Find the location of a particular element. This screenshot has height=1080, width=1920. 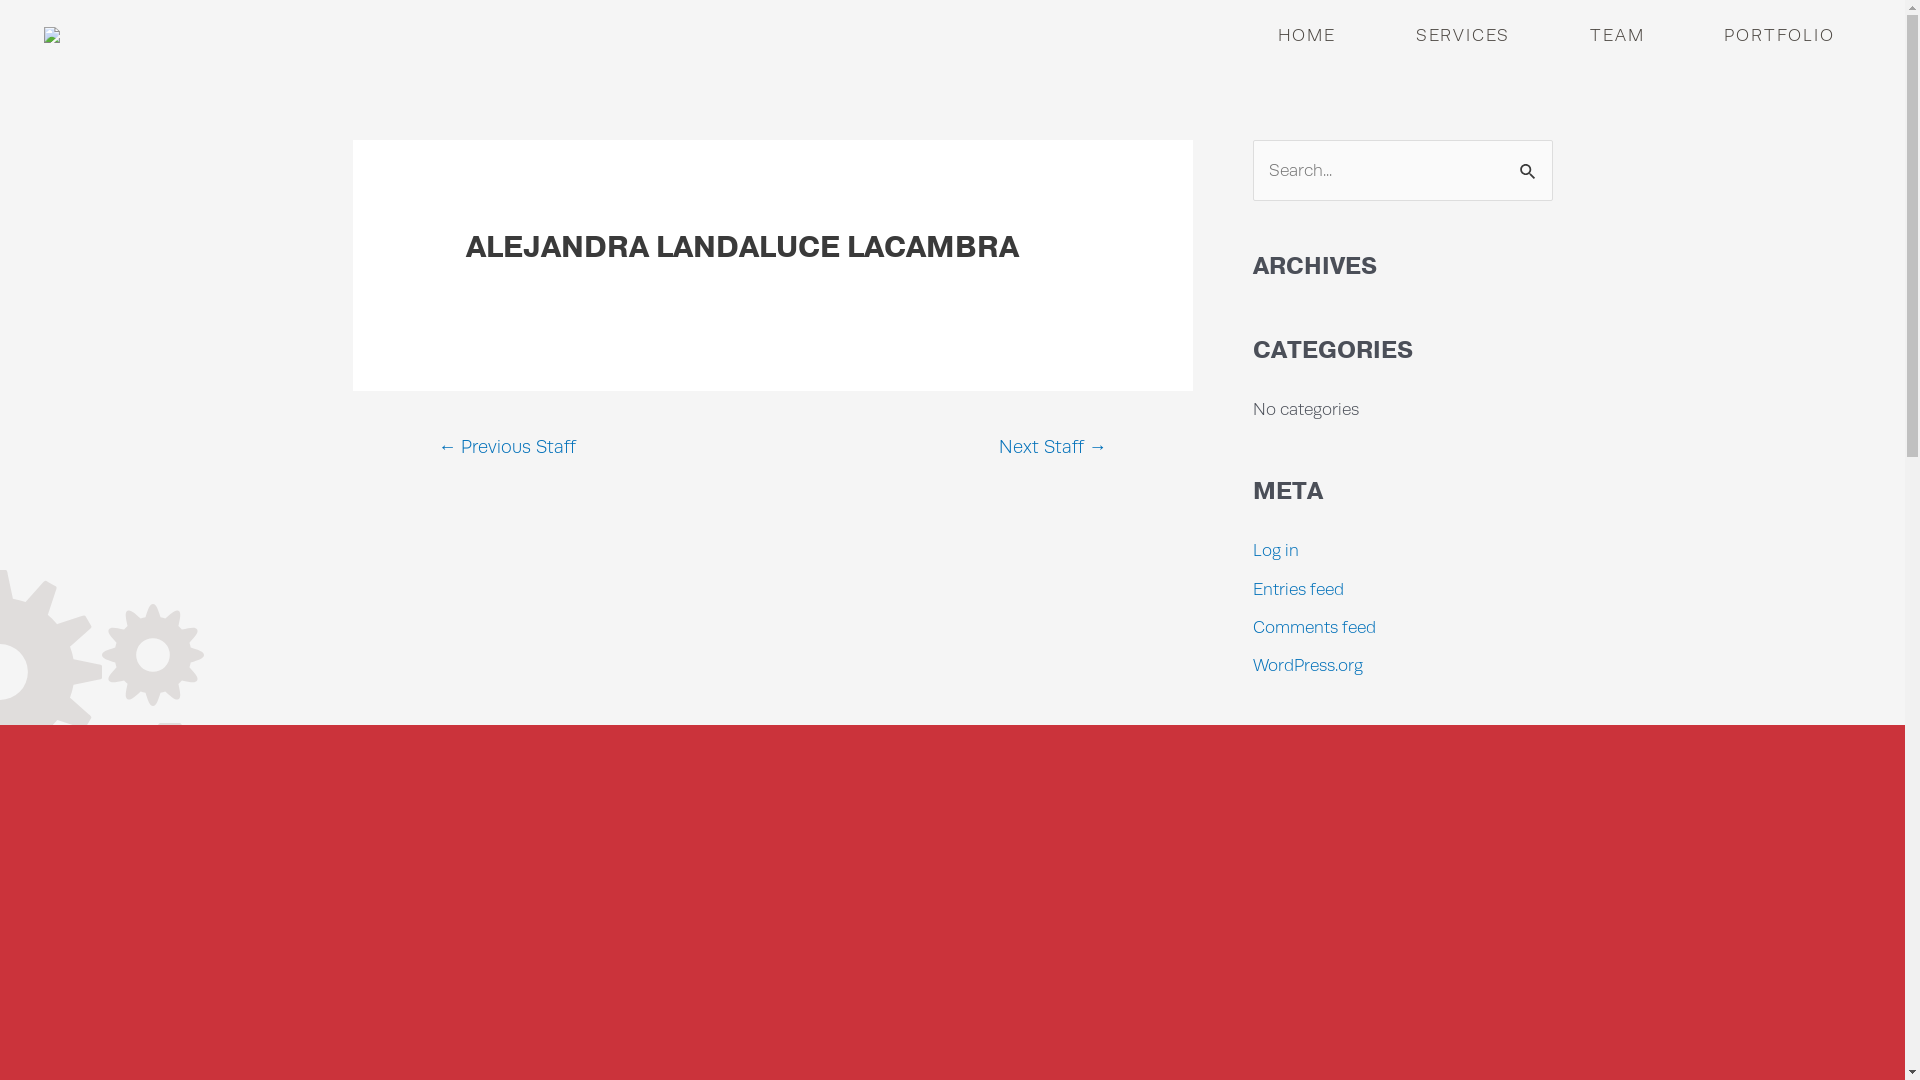

'WordPress.org' is located at coordinates (1306, 664).